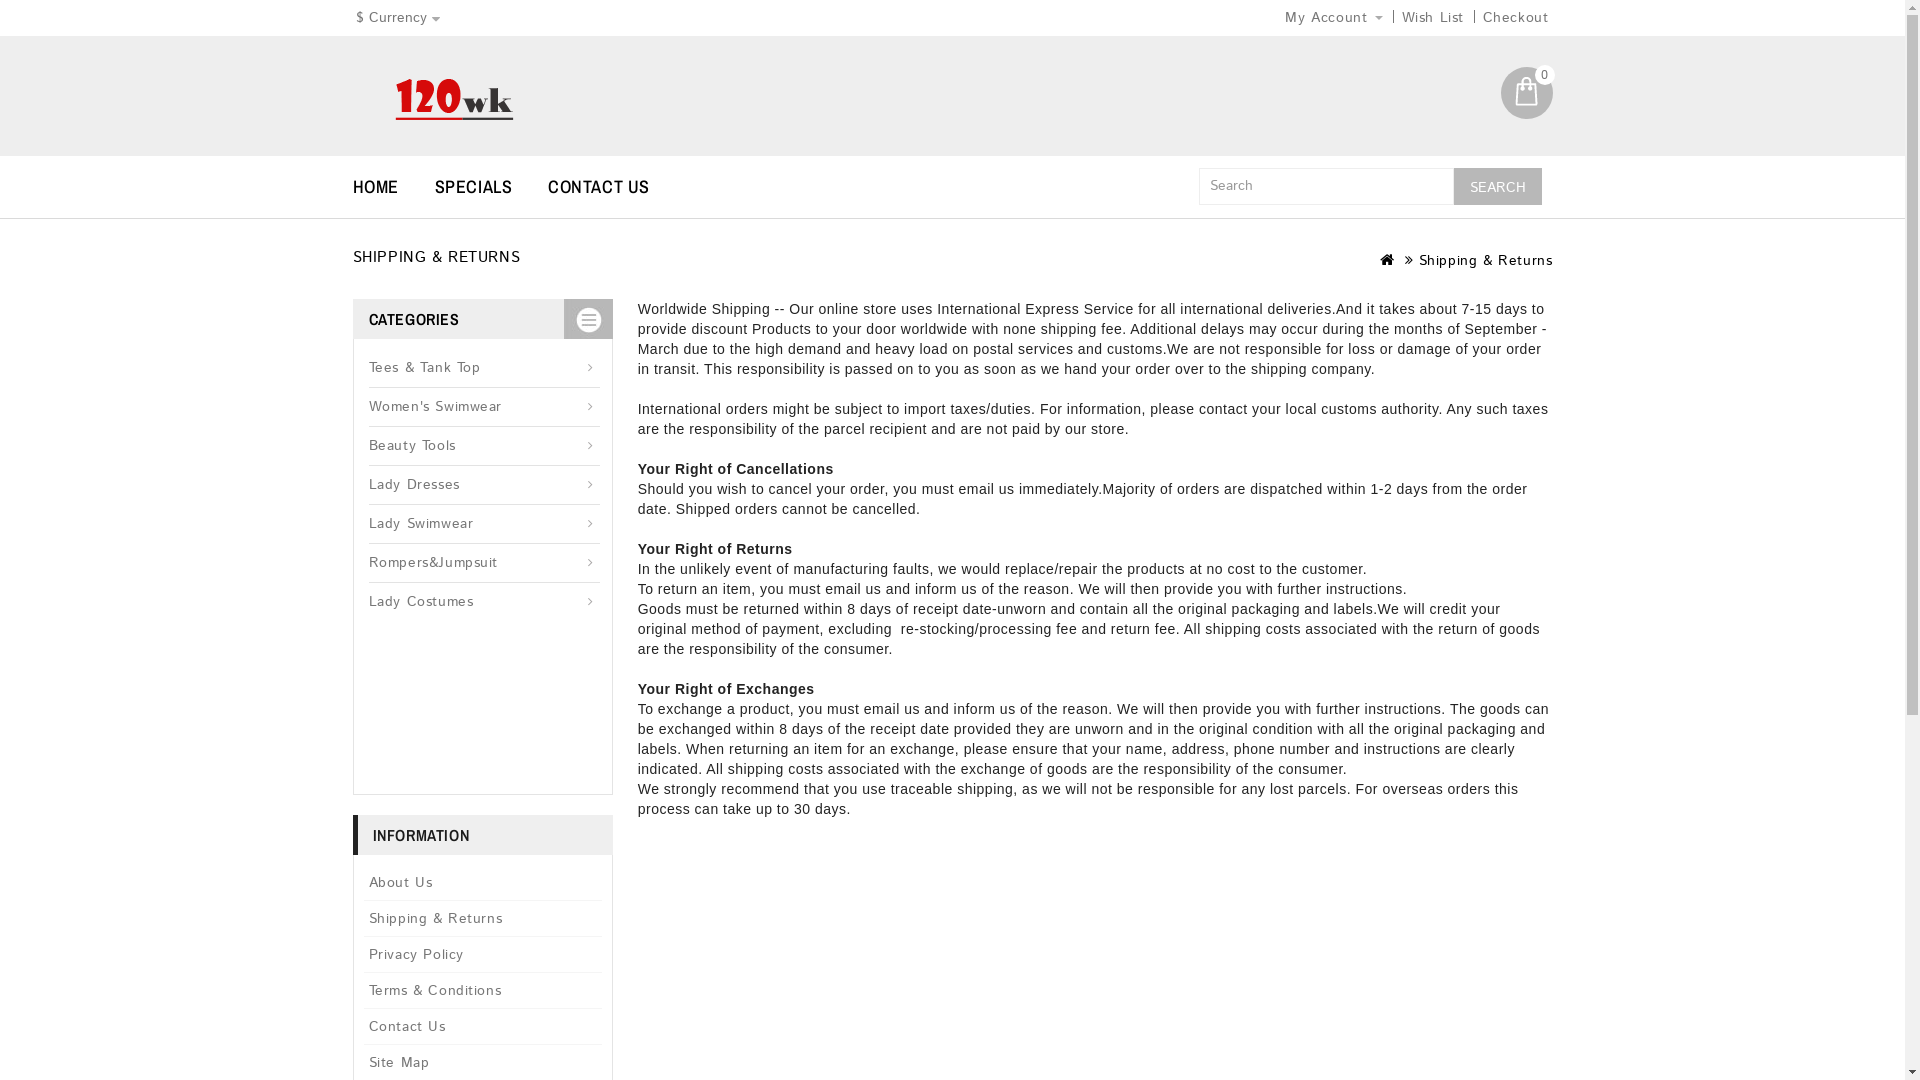  I want to click on 'Checkout', so click(1516, 18).